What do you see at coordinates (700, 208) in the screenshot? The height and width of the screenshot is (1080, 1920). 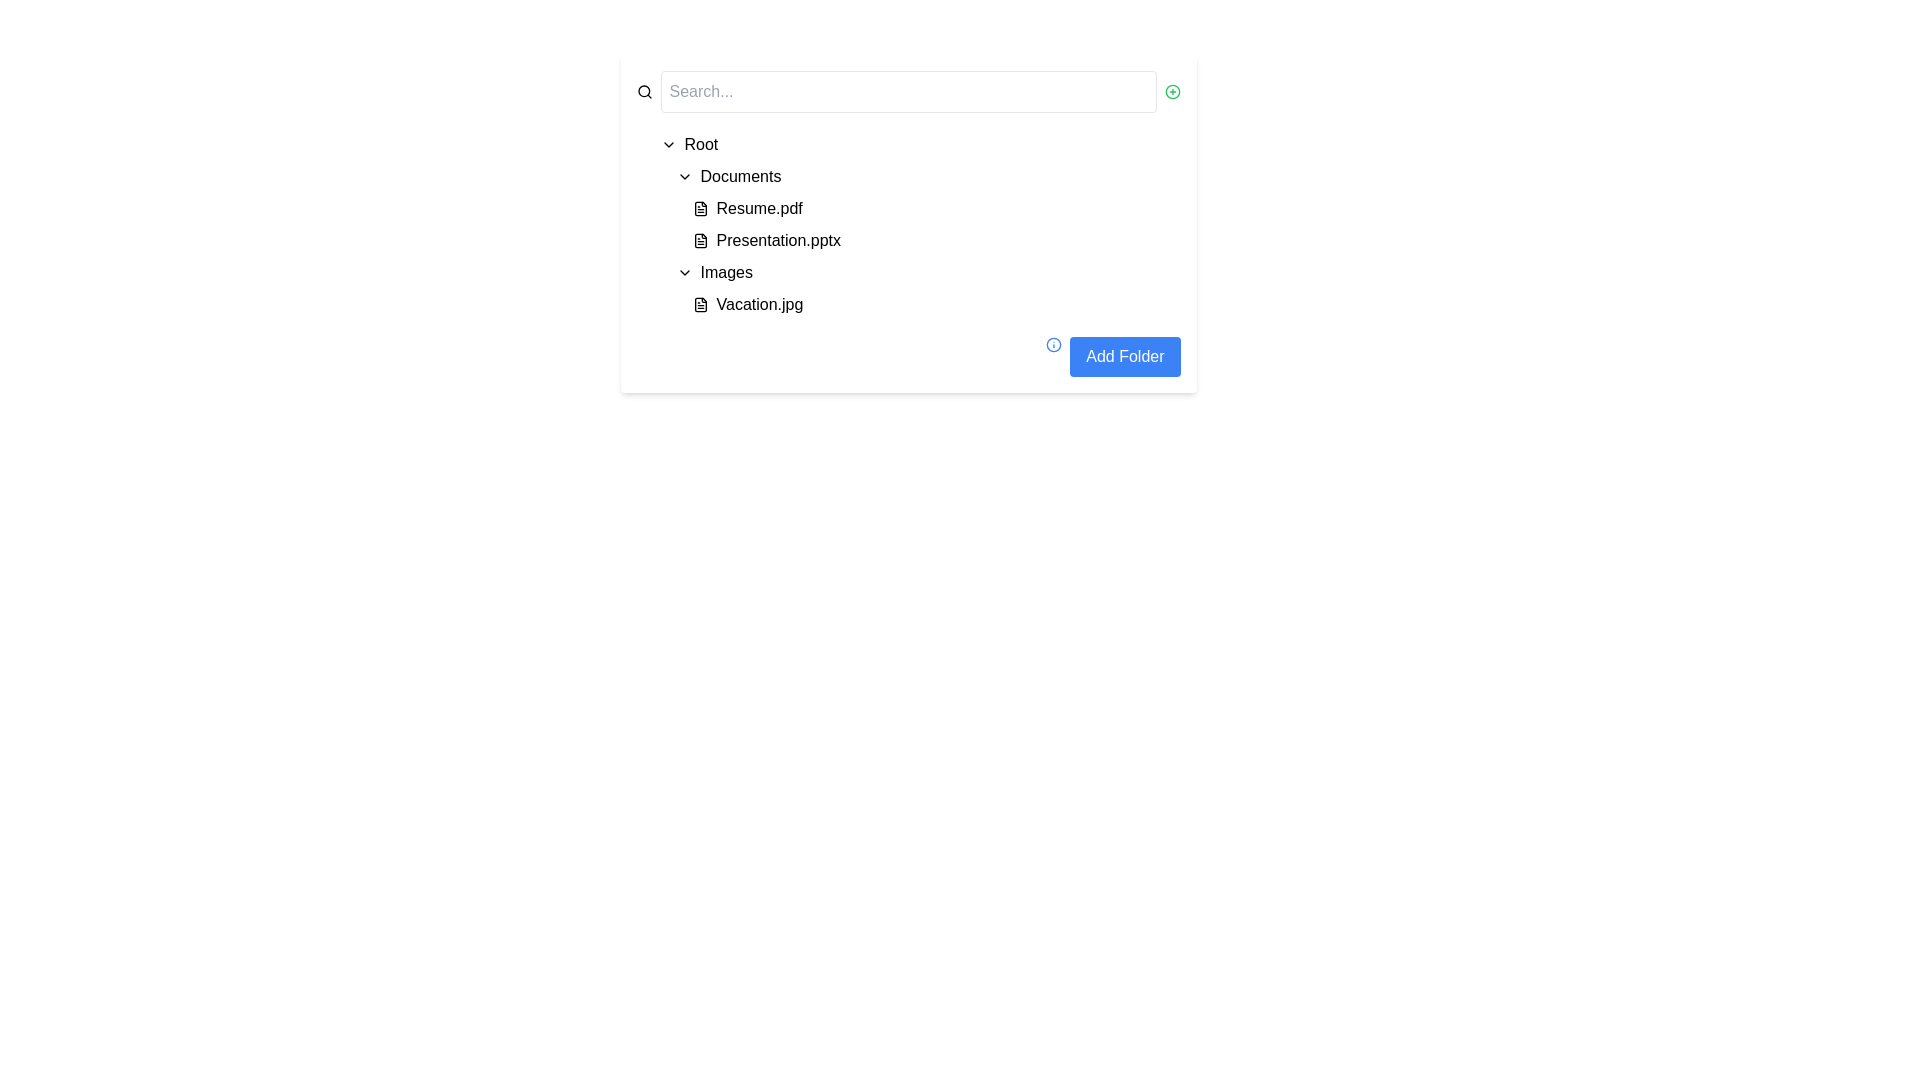 I see `the PDF file icon located to the left of the text 'Resume.pdf' in the interface` at bounding box center [700, 208].